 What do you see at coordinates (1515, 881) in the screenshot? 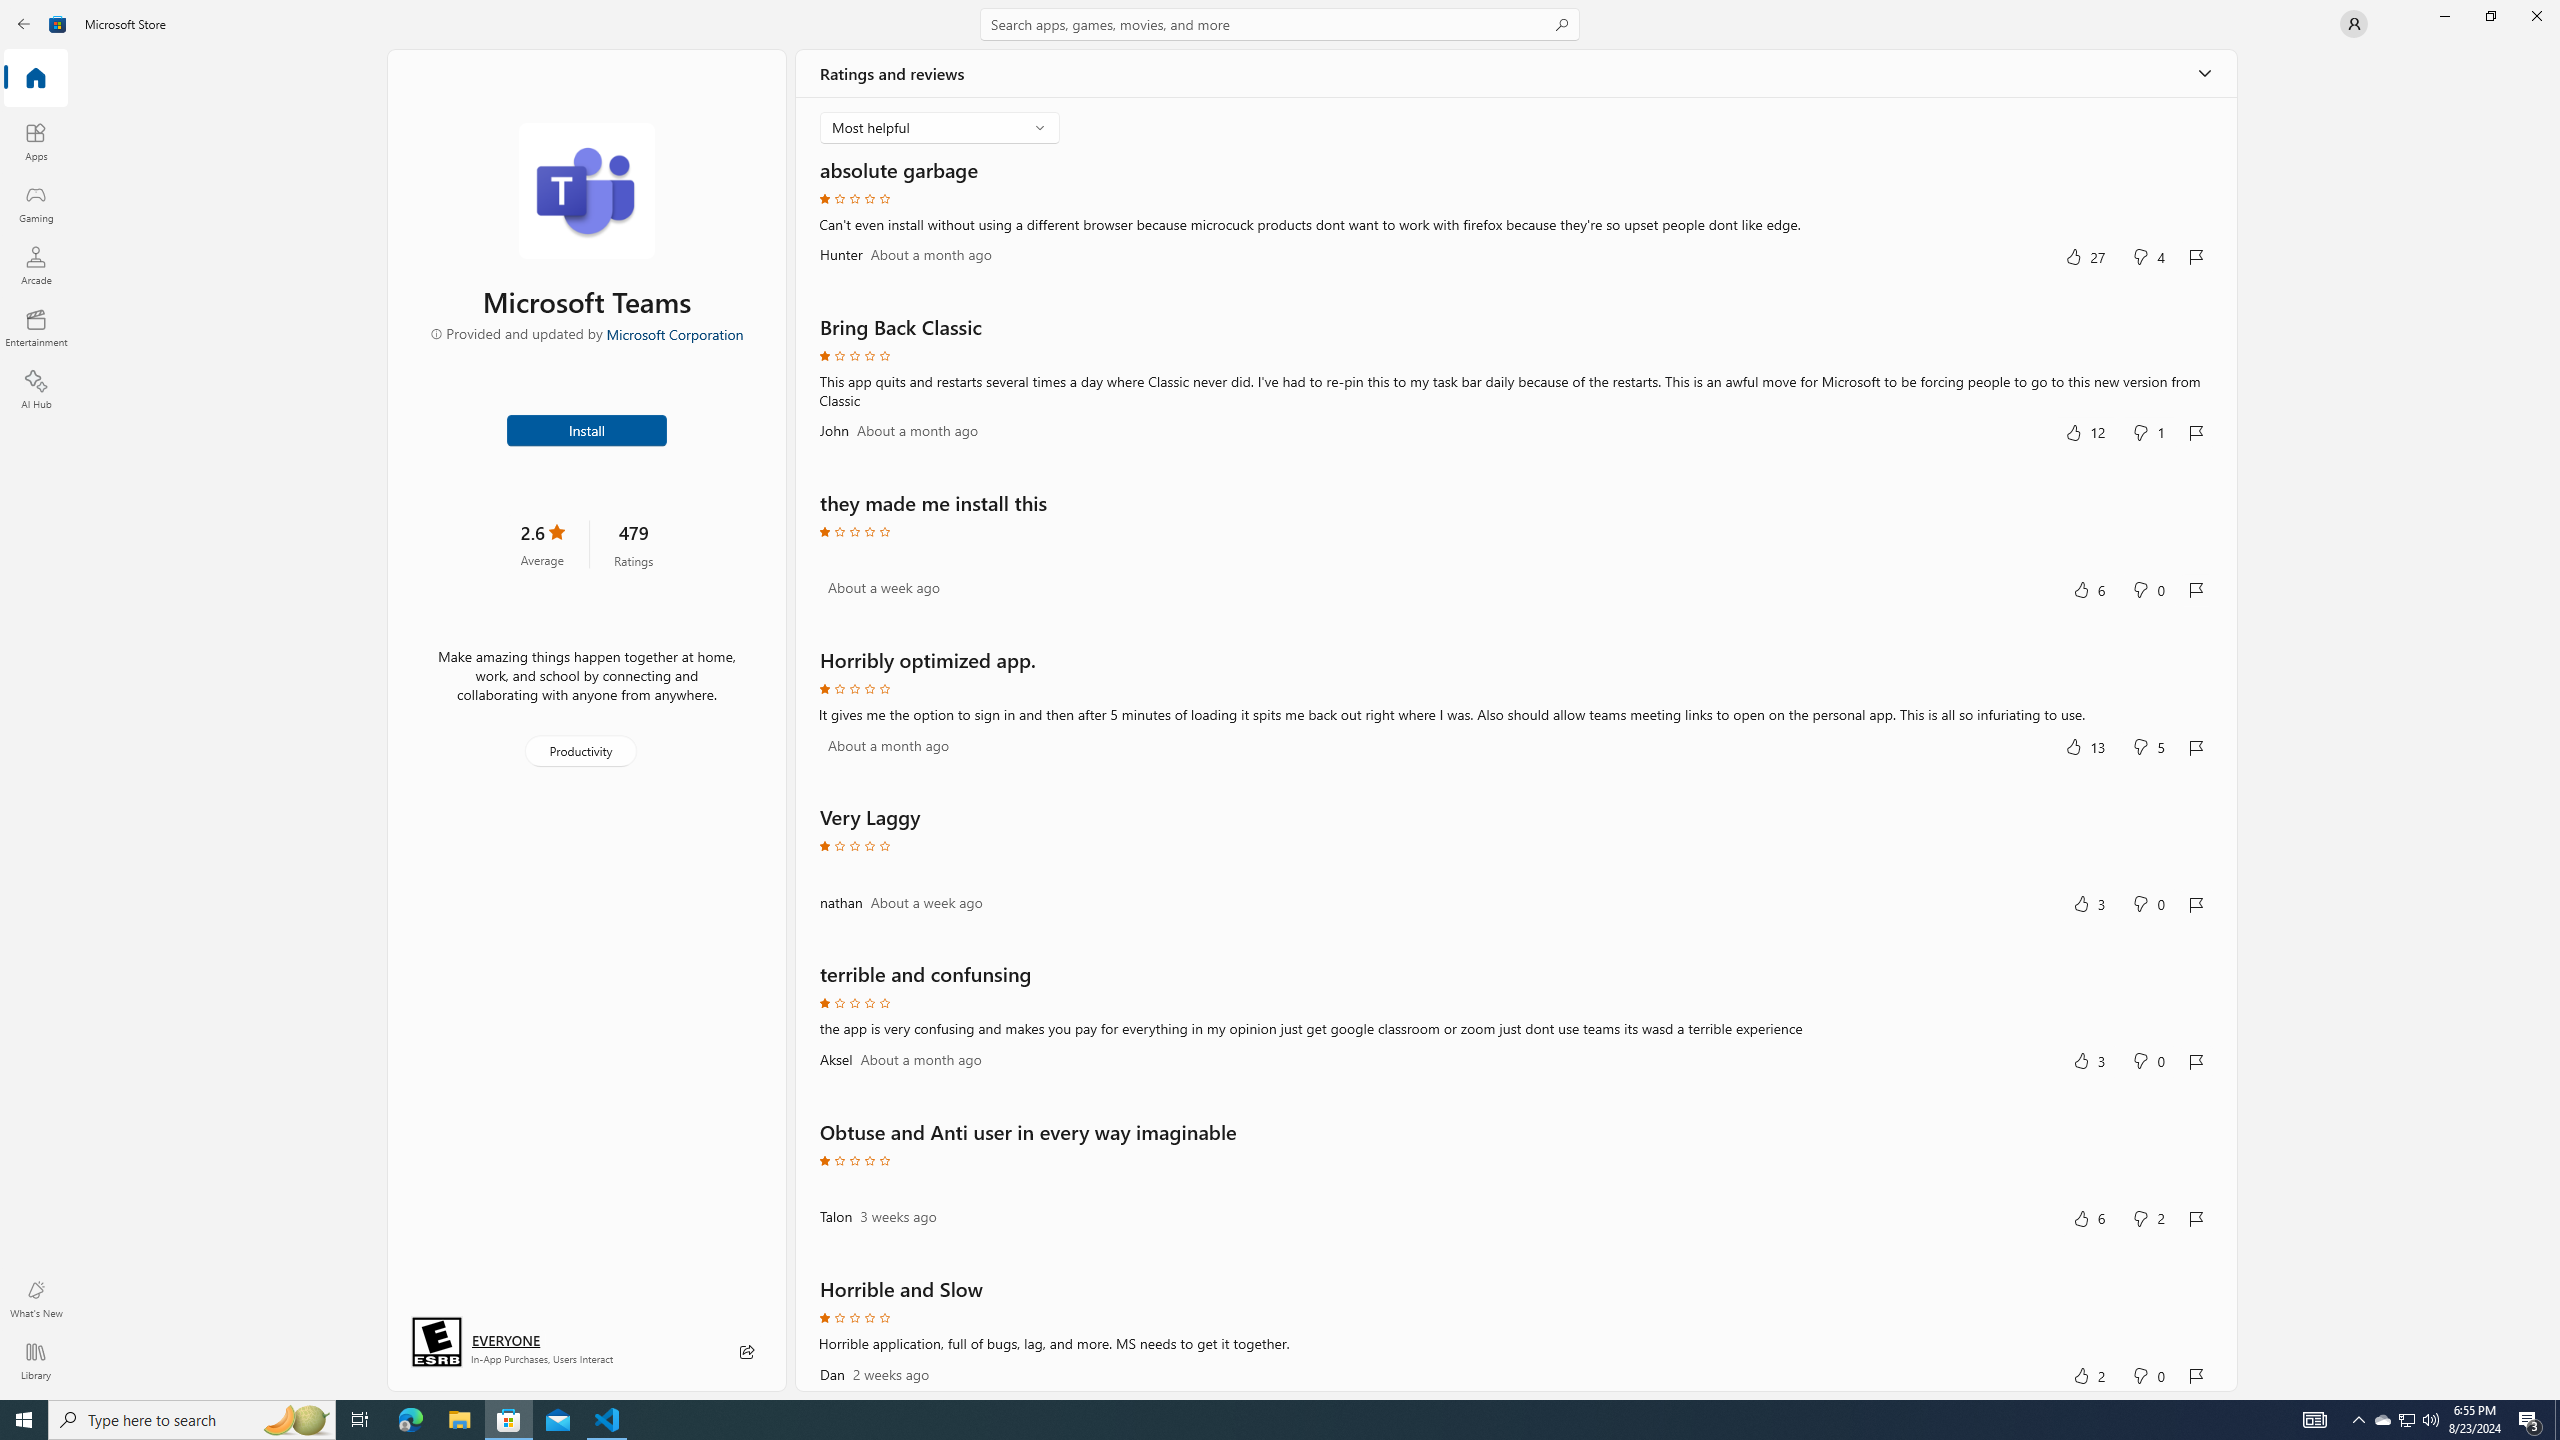
I see `'Review by nathan. Rated 1 out of five stars. Very Laggy.'` at bounding box center [1515, 881].